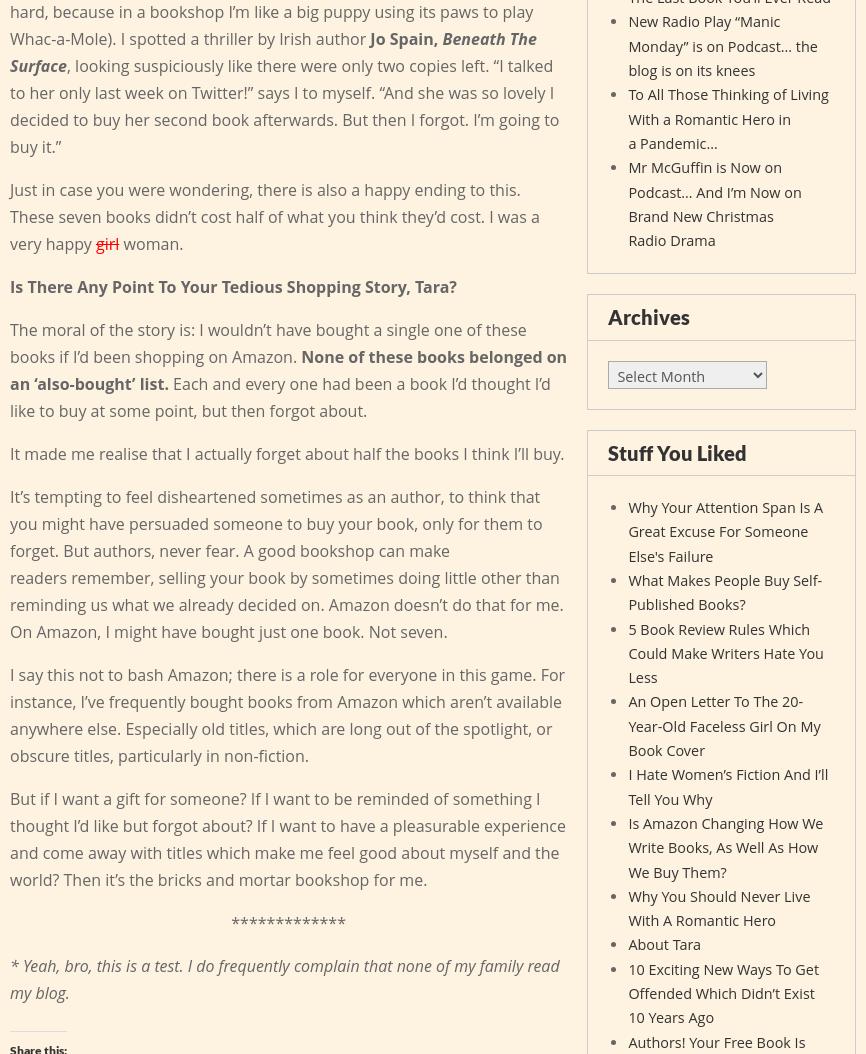  What do you see at coordinates (713, 202) in the screenshot?
I see `'Mr McGuffin is Now on Podcast… And I’m Now on Brand New Christmas Radio Drama'` at bounding box center [713, 202].